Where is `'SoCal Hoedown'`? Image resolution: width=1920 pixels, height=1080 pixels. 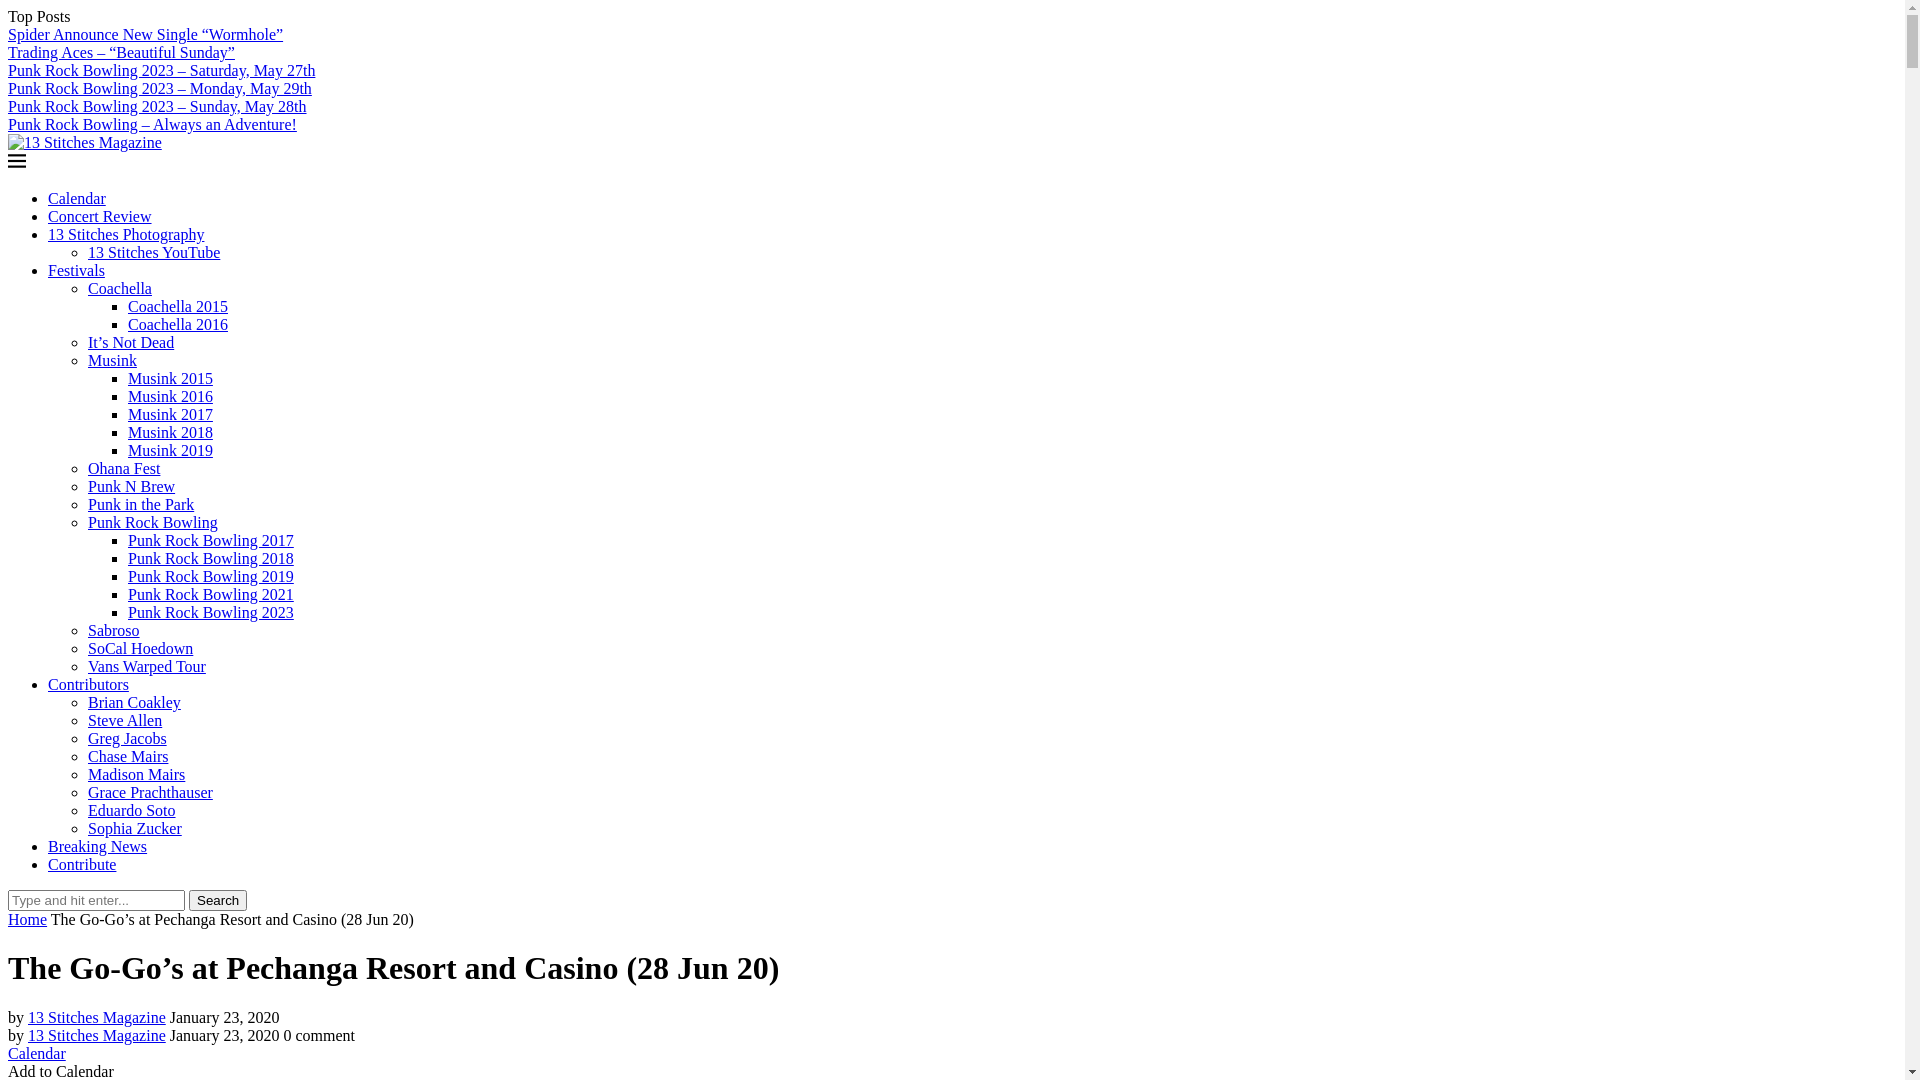 'SoCal Hoedown' is located at coordinates (139, 648).